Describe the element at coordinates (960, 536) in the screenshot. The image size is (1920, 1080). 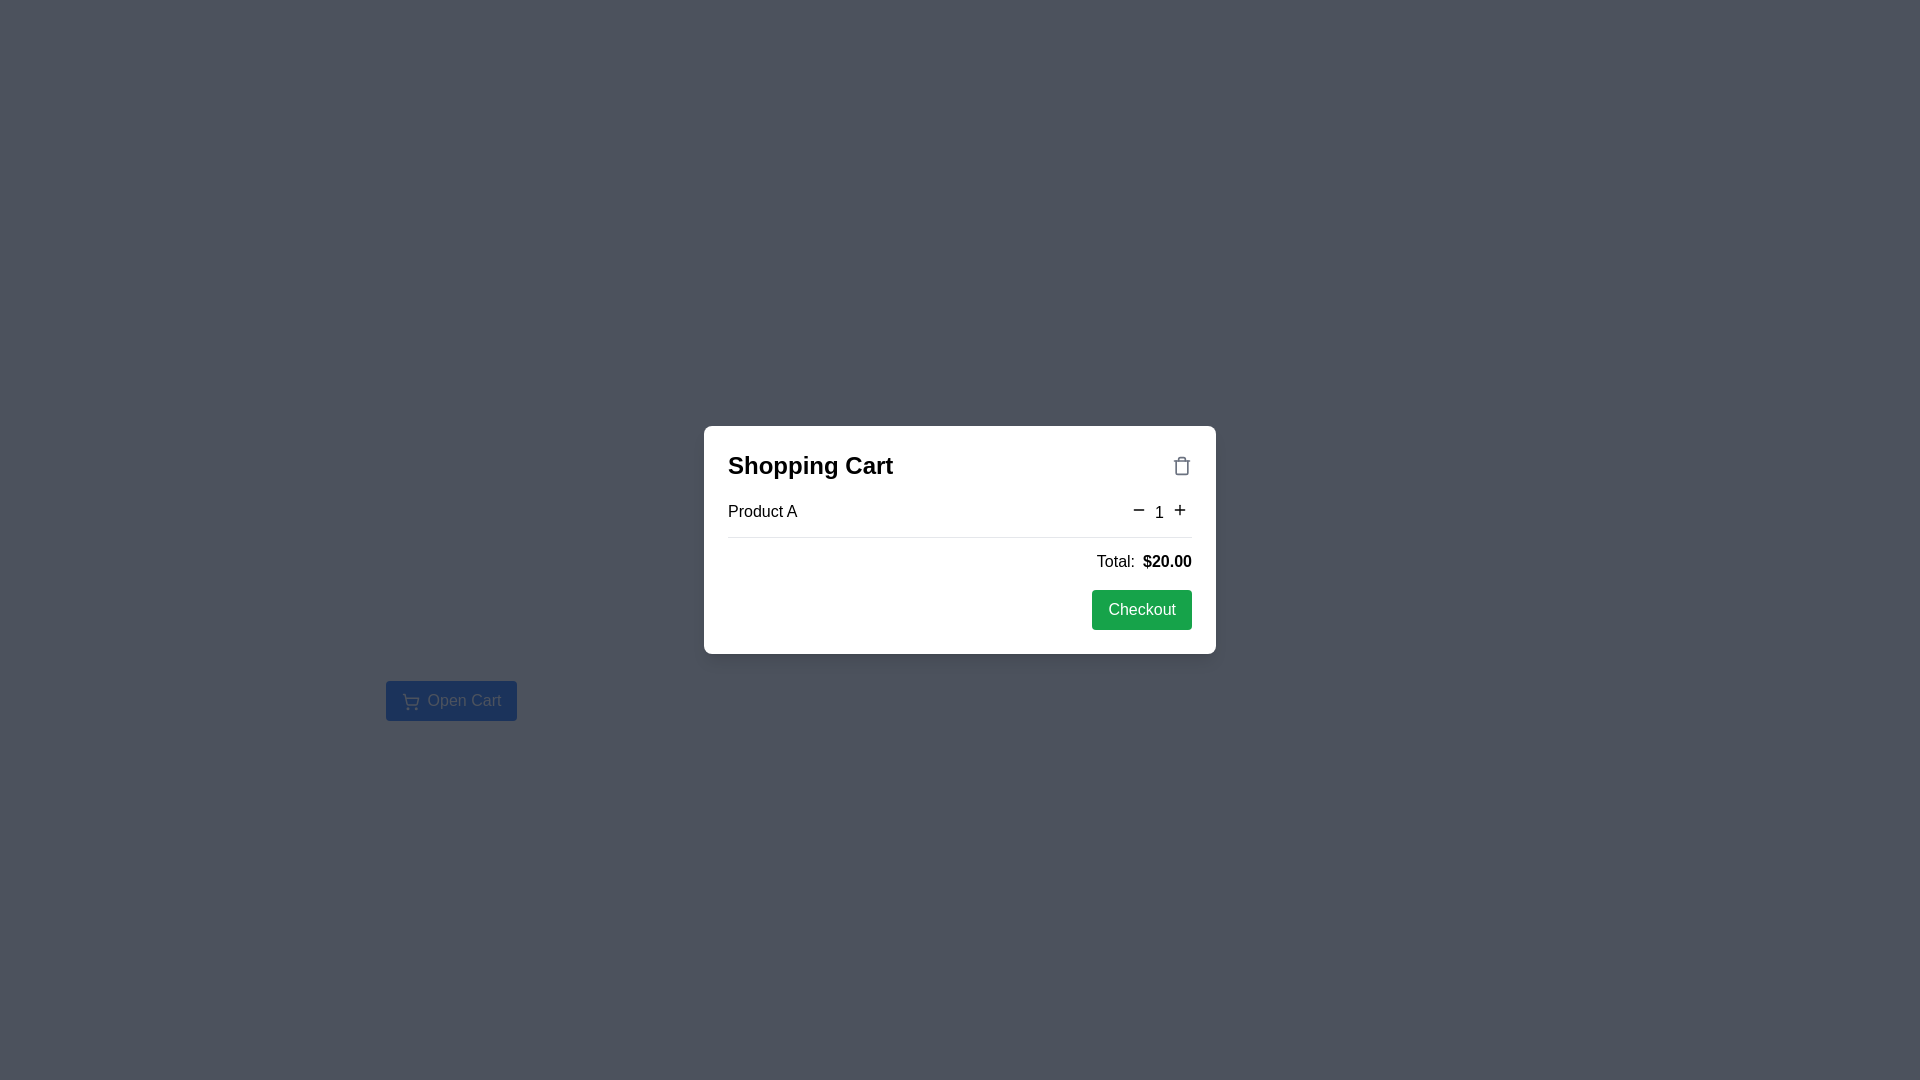
I see `the decorative horizontal line that serves as a separator between the product list and the total cost display in the shopping cart overview card` at that location.